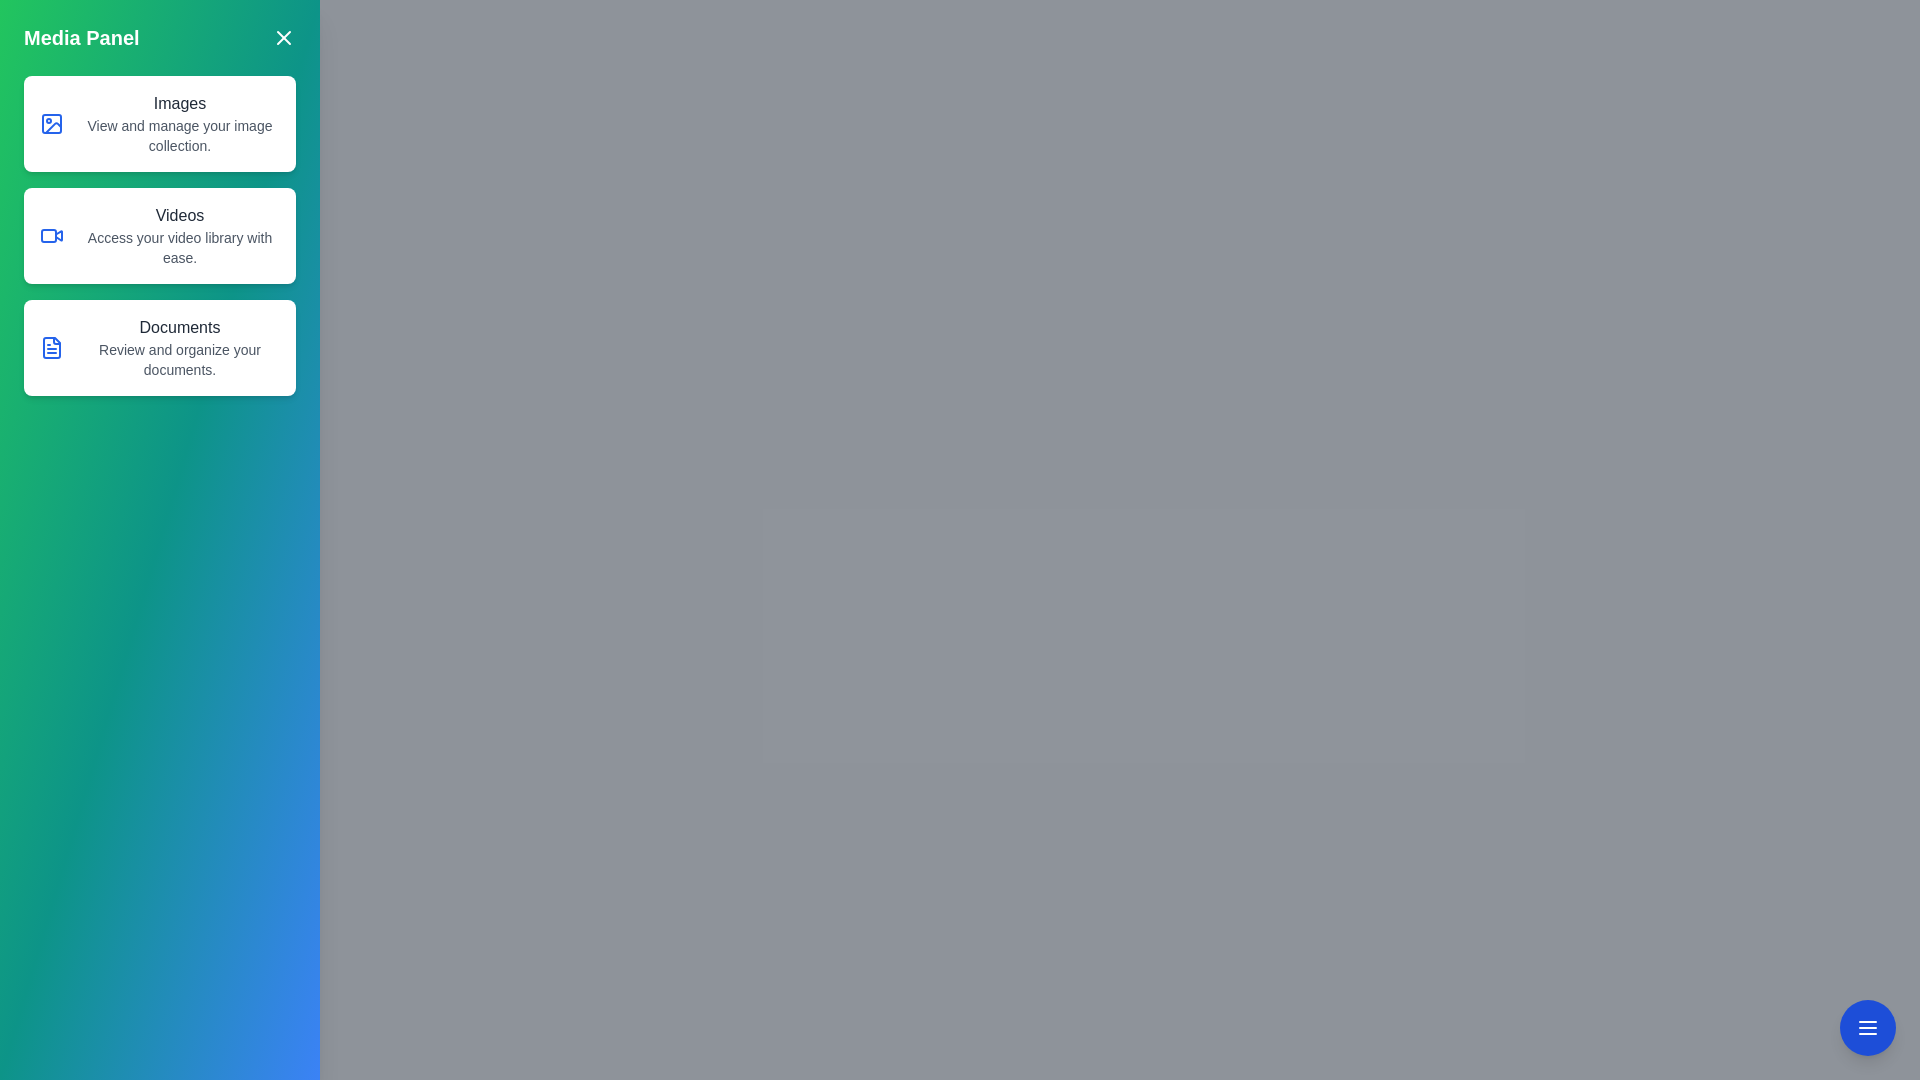 The width and height of the screenshot is (1920, 1080). I want to click on the video camera icon located within the 'Videos' button in the 'Media Panel' for navigation, so click(48, 234).